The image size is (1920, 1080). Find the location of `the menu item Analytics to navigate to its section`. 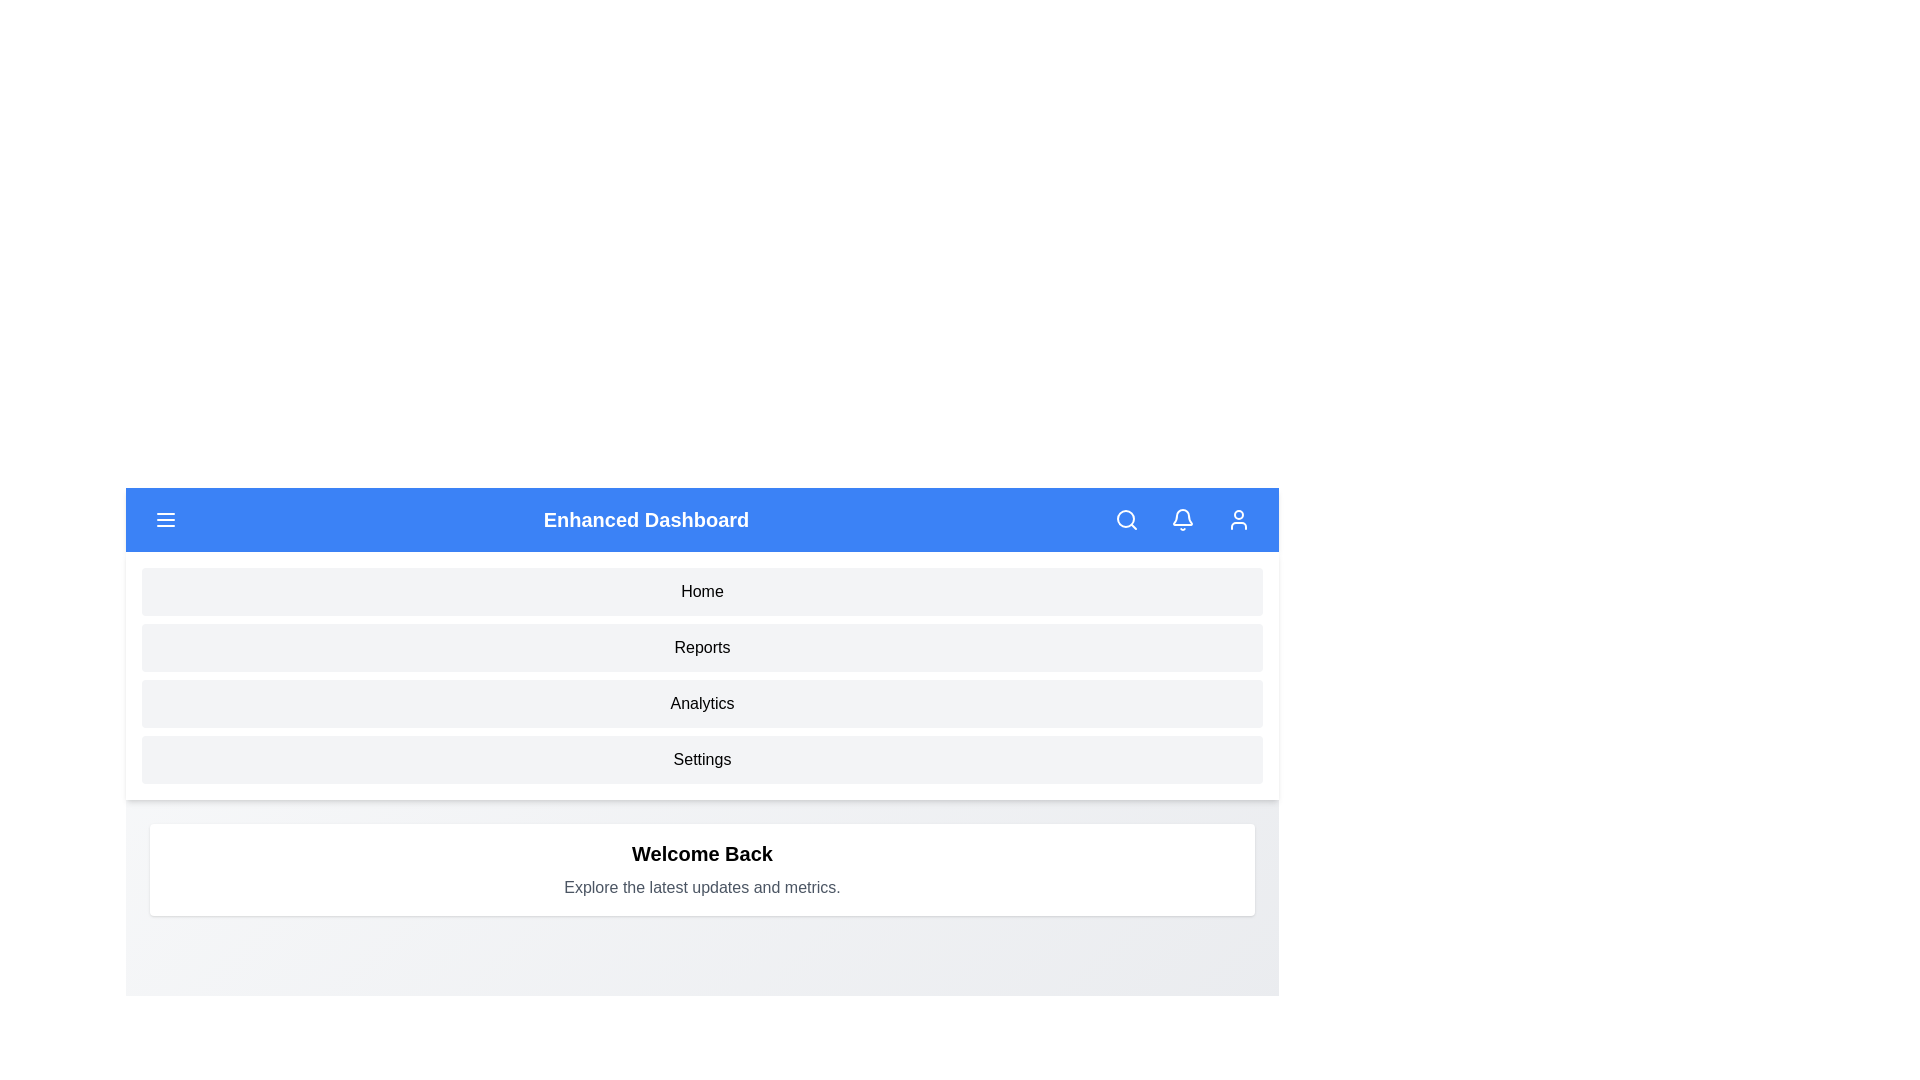

the menu item Analytics to navigate to its section is located at coordinates (702, 703).